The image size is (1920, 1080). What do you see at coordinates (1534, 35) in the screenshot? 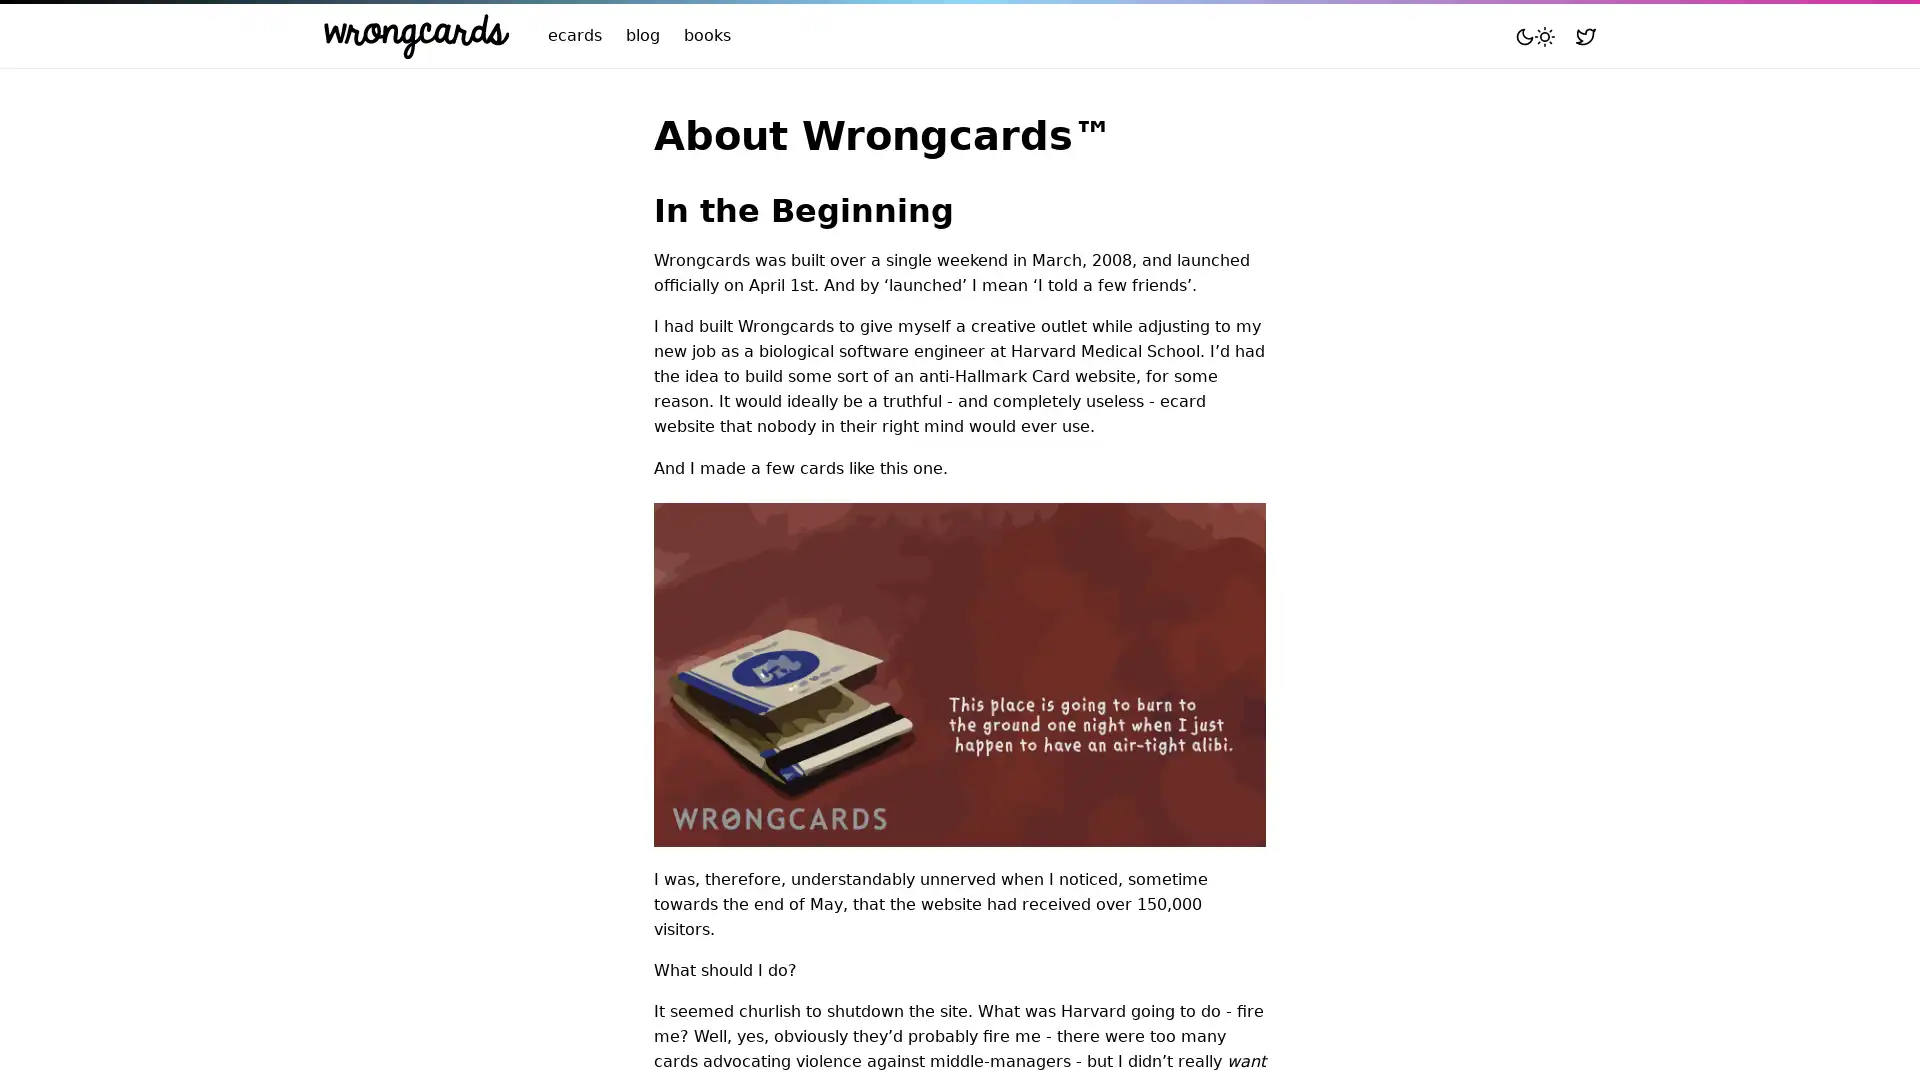
I see `Toggle mode` at bounding box center [1534, 35].